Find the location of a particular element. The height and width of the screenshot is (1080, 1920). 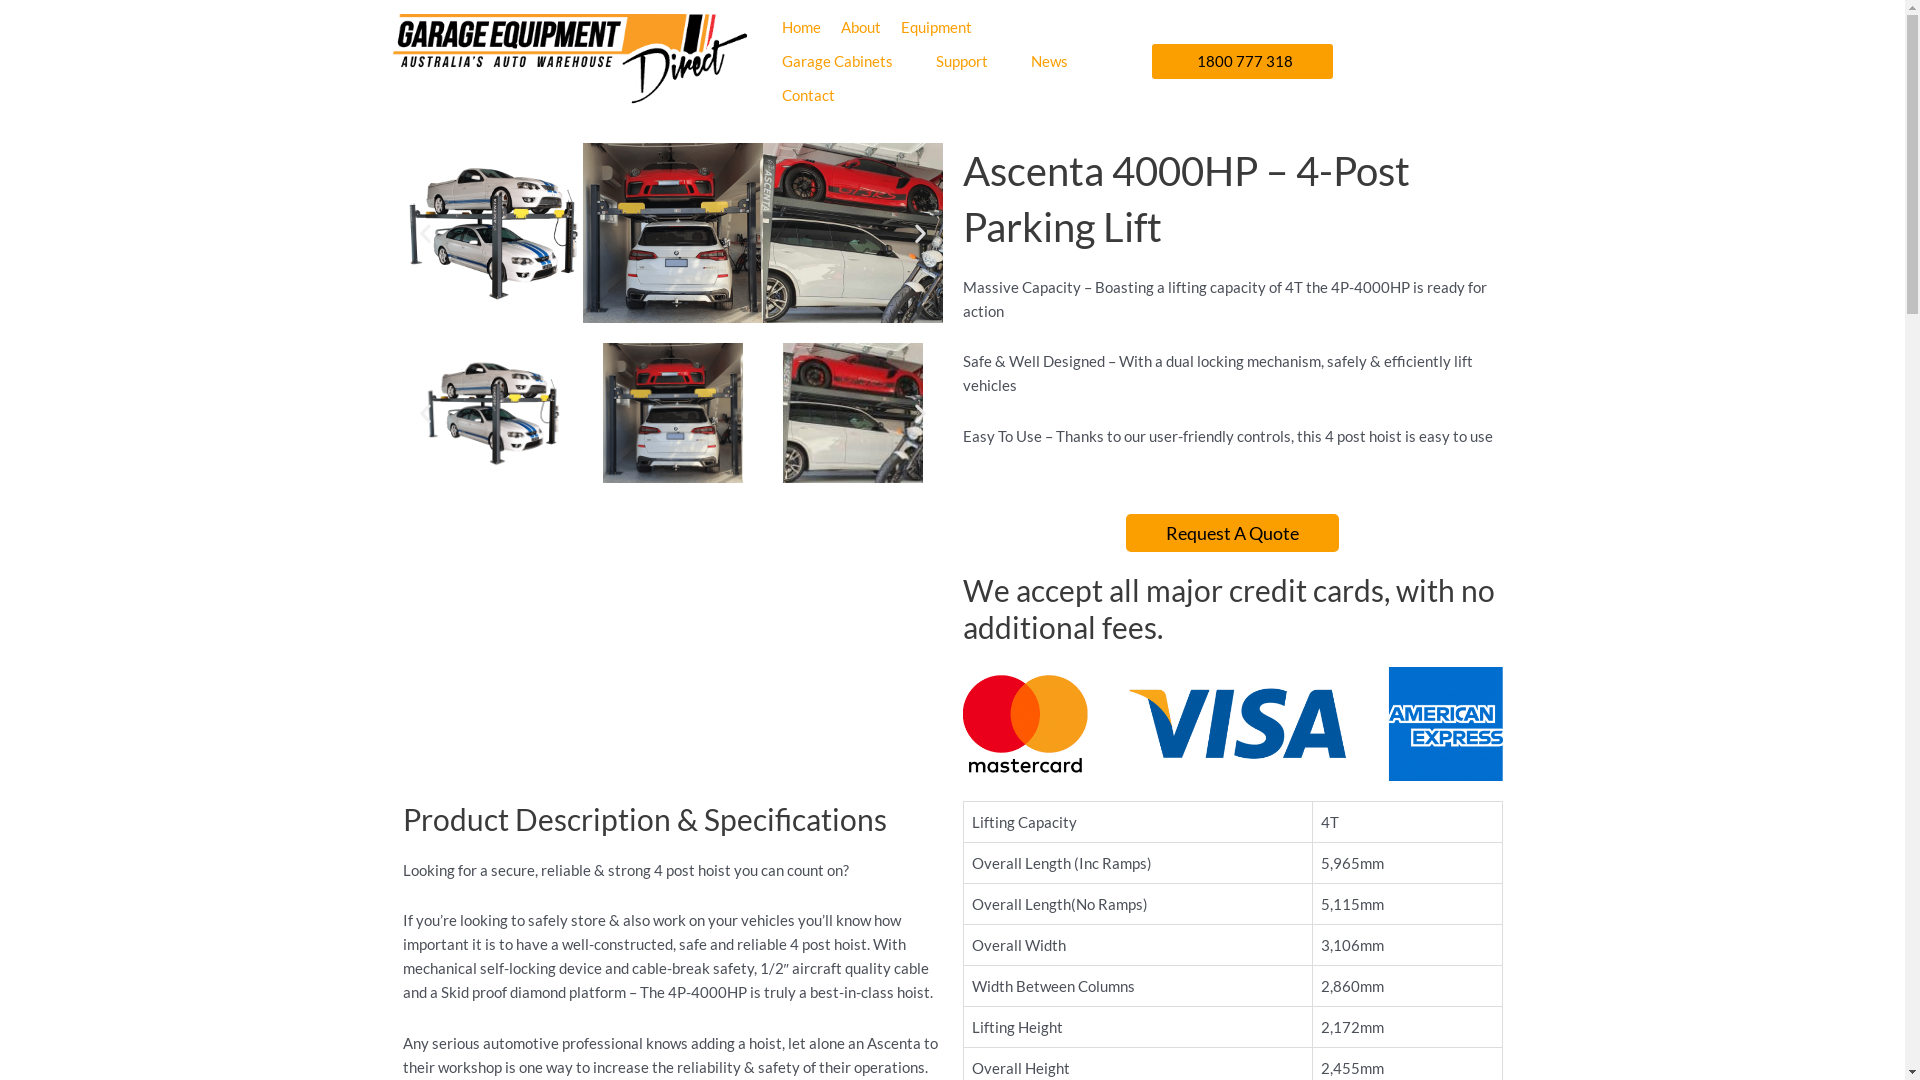

'Support' is located at coordinates (961, 60).